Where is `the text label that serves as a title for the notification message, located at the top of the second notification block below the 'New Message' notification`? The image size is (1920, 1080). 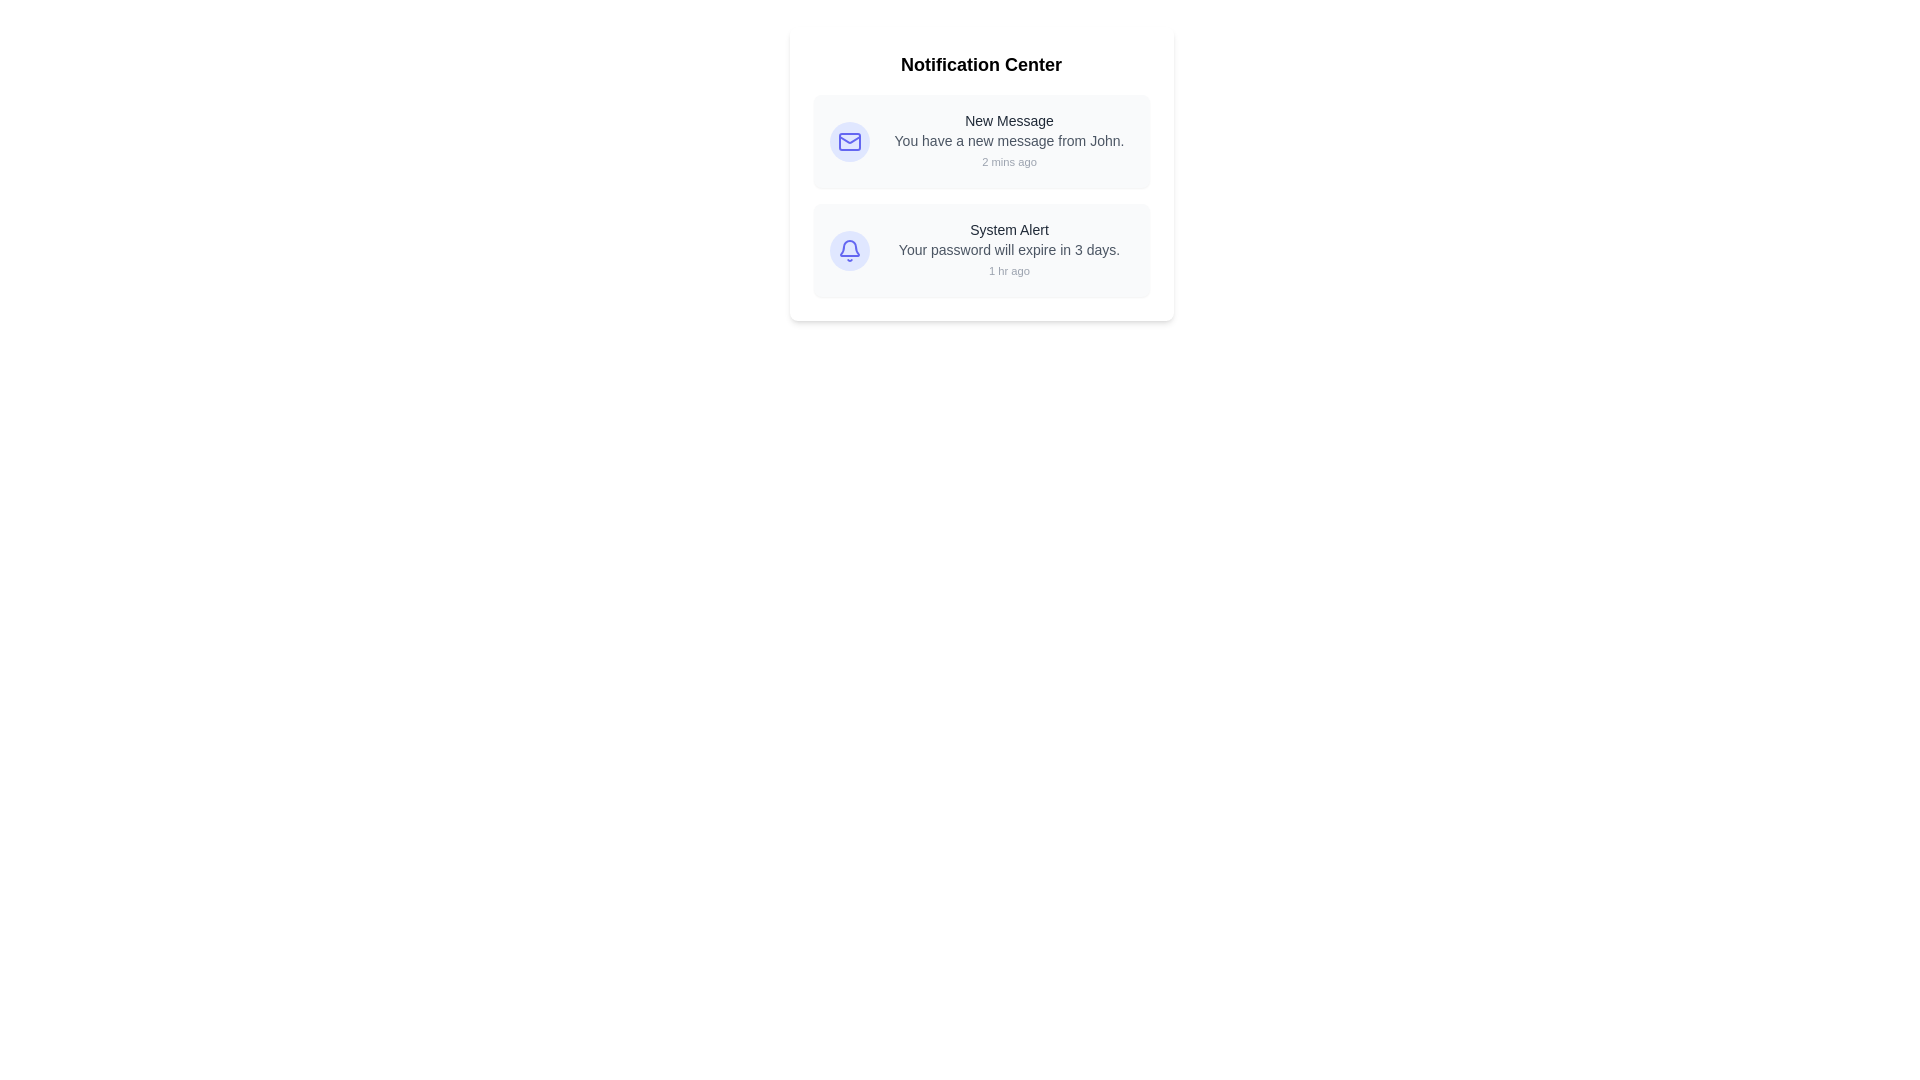 the text label that serves as a title for the notification message, located at the top of the second notification block below the 'New Message' notification is located at coordinates (1009, 229).